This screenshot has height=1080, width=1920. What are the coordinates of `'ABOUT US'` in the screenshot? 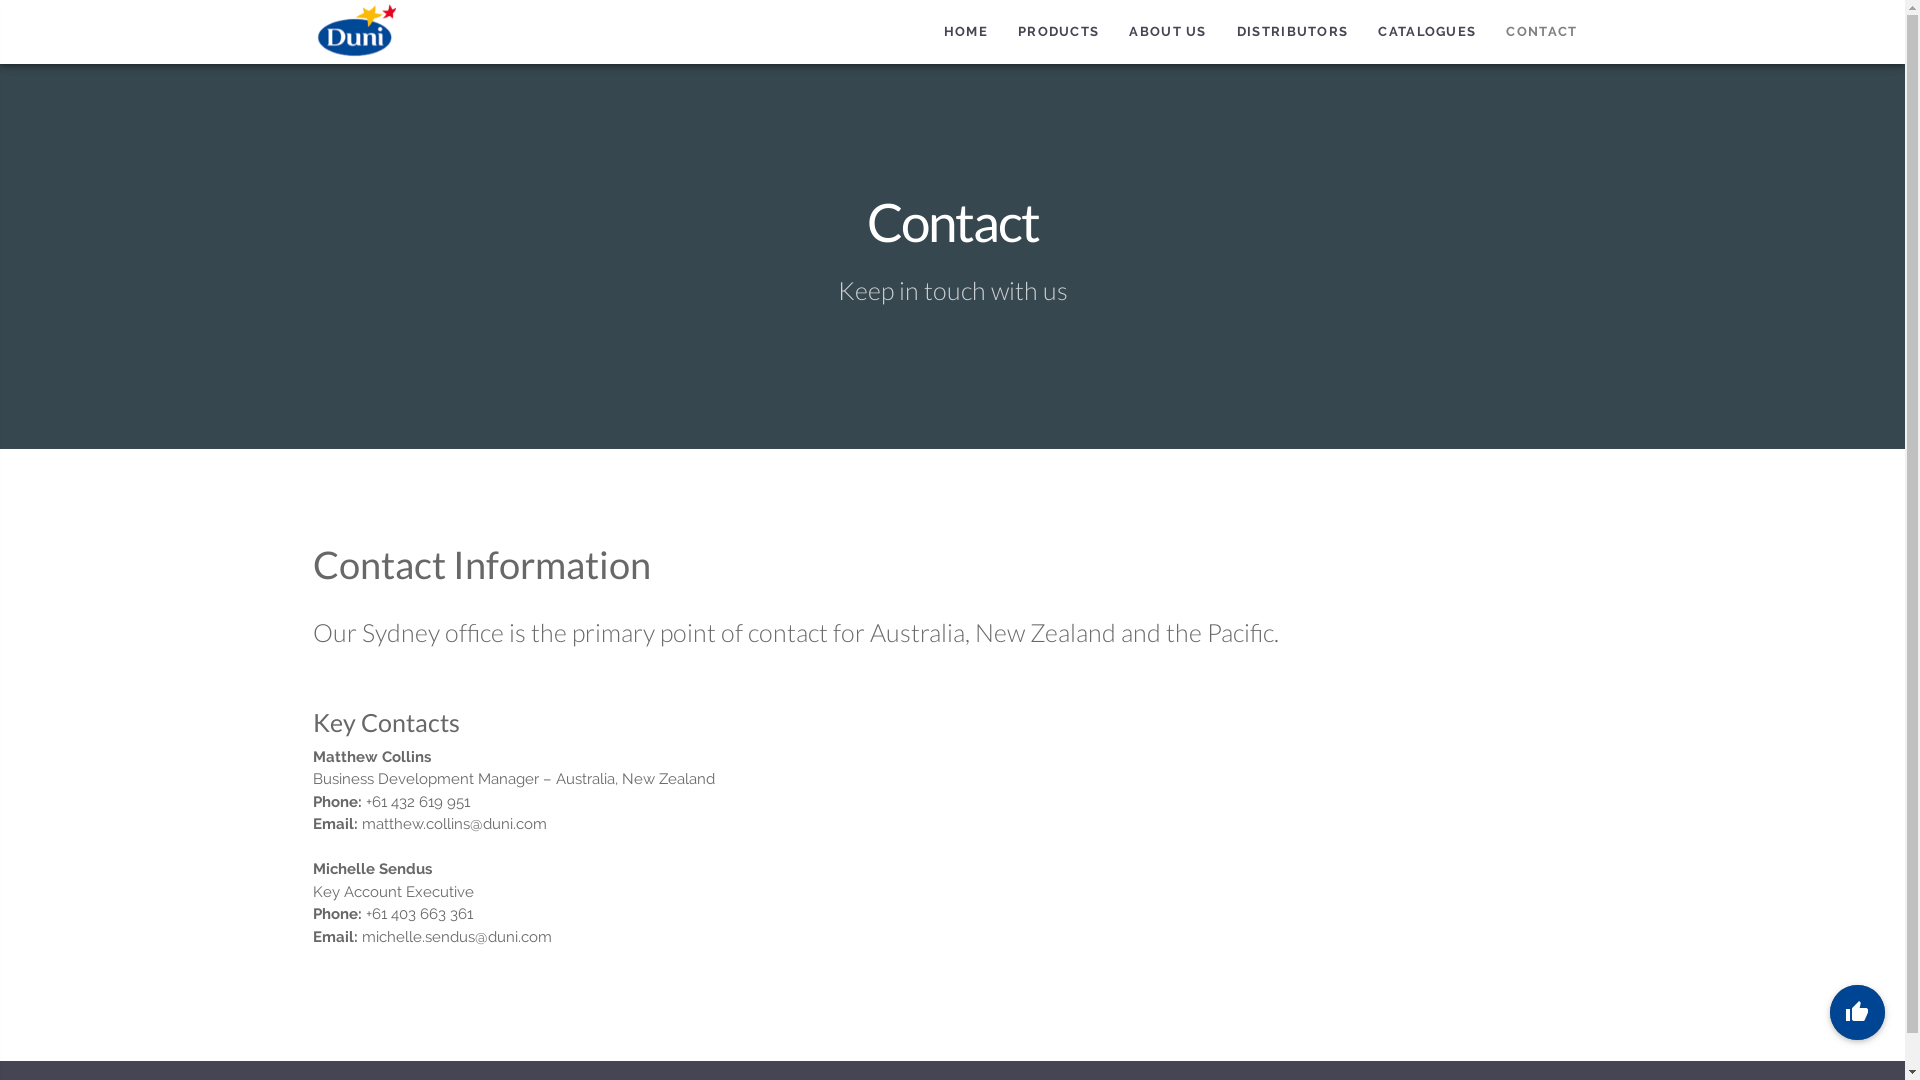 It's located at (1167, 31).